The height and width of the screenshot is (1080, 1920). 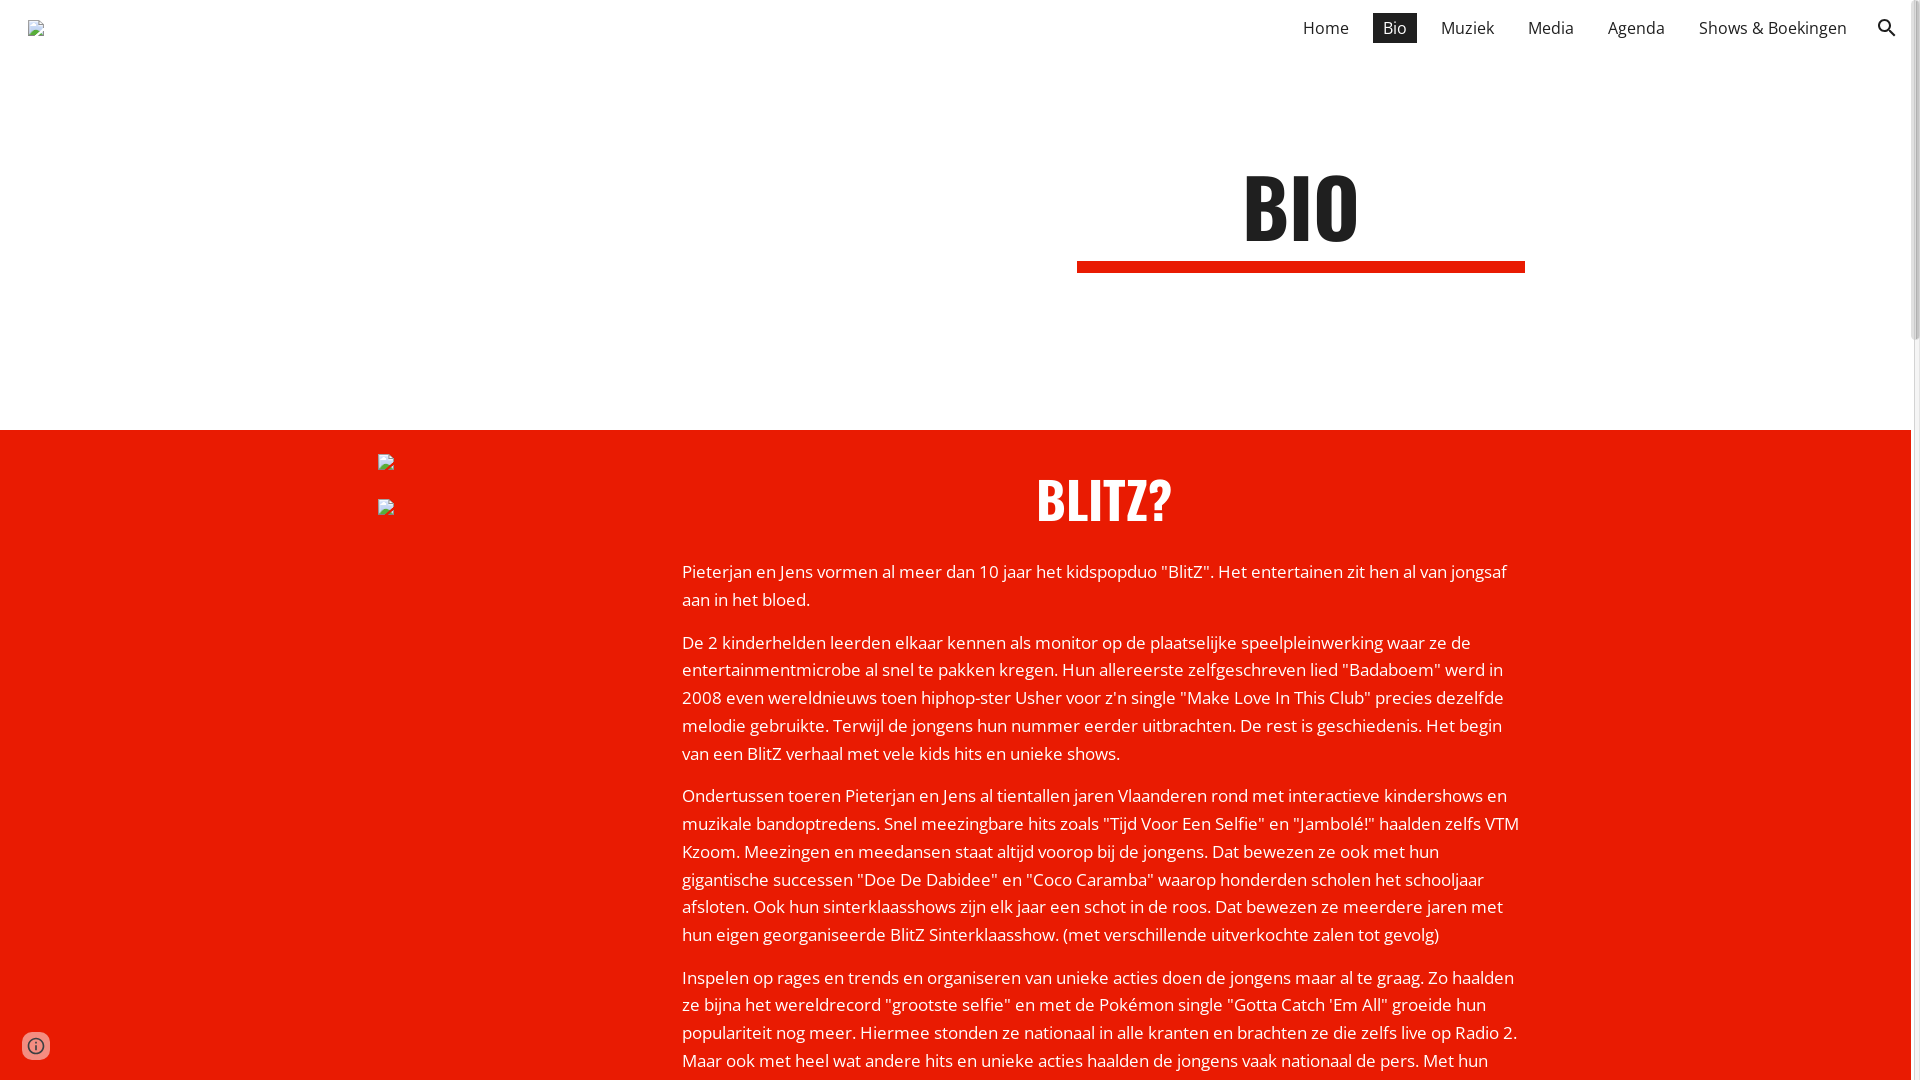 I want to click on 'Home', so click(x=1325, y=27).